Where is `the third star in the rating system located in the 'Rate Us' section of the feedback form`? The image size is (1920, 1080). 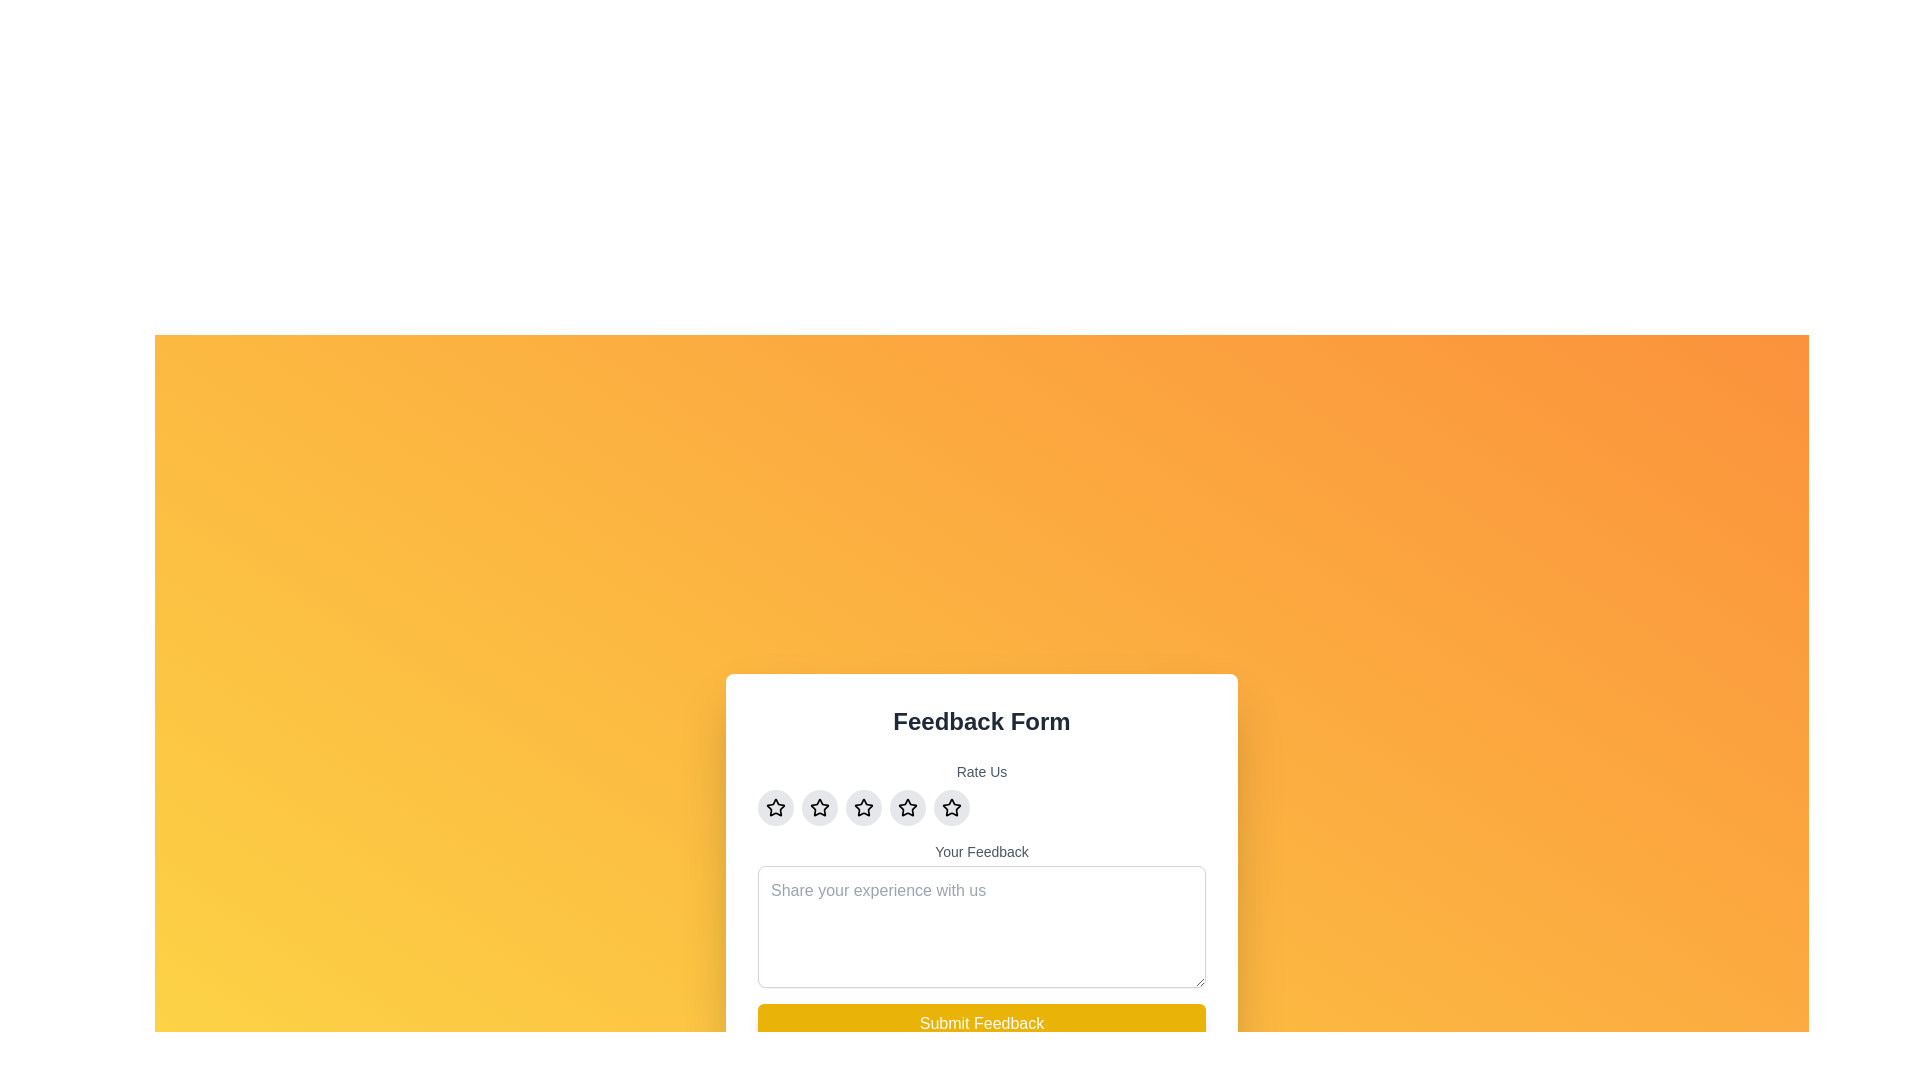
the third star in the rating system located in the 'Rate Us' section of the feedback form is located at coordinates (864, 806).